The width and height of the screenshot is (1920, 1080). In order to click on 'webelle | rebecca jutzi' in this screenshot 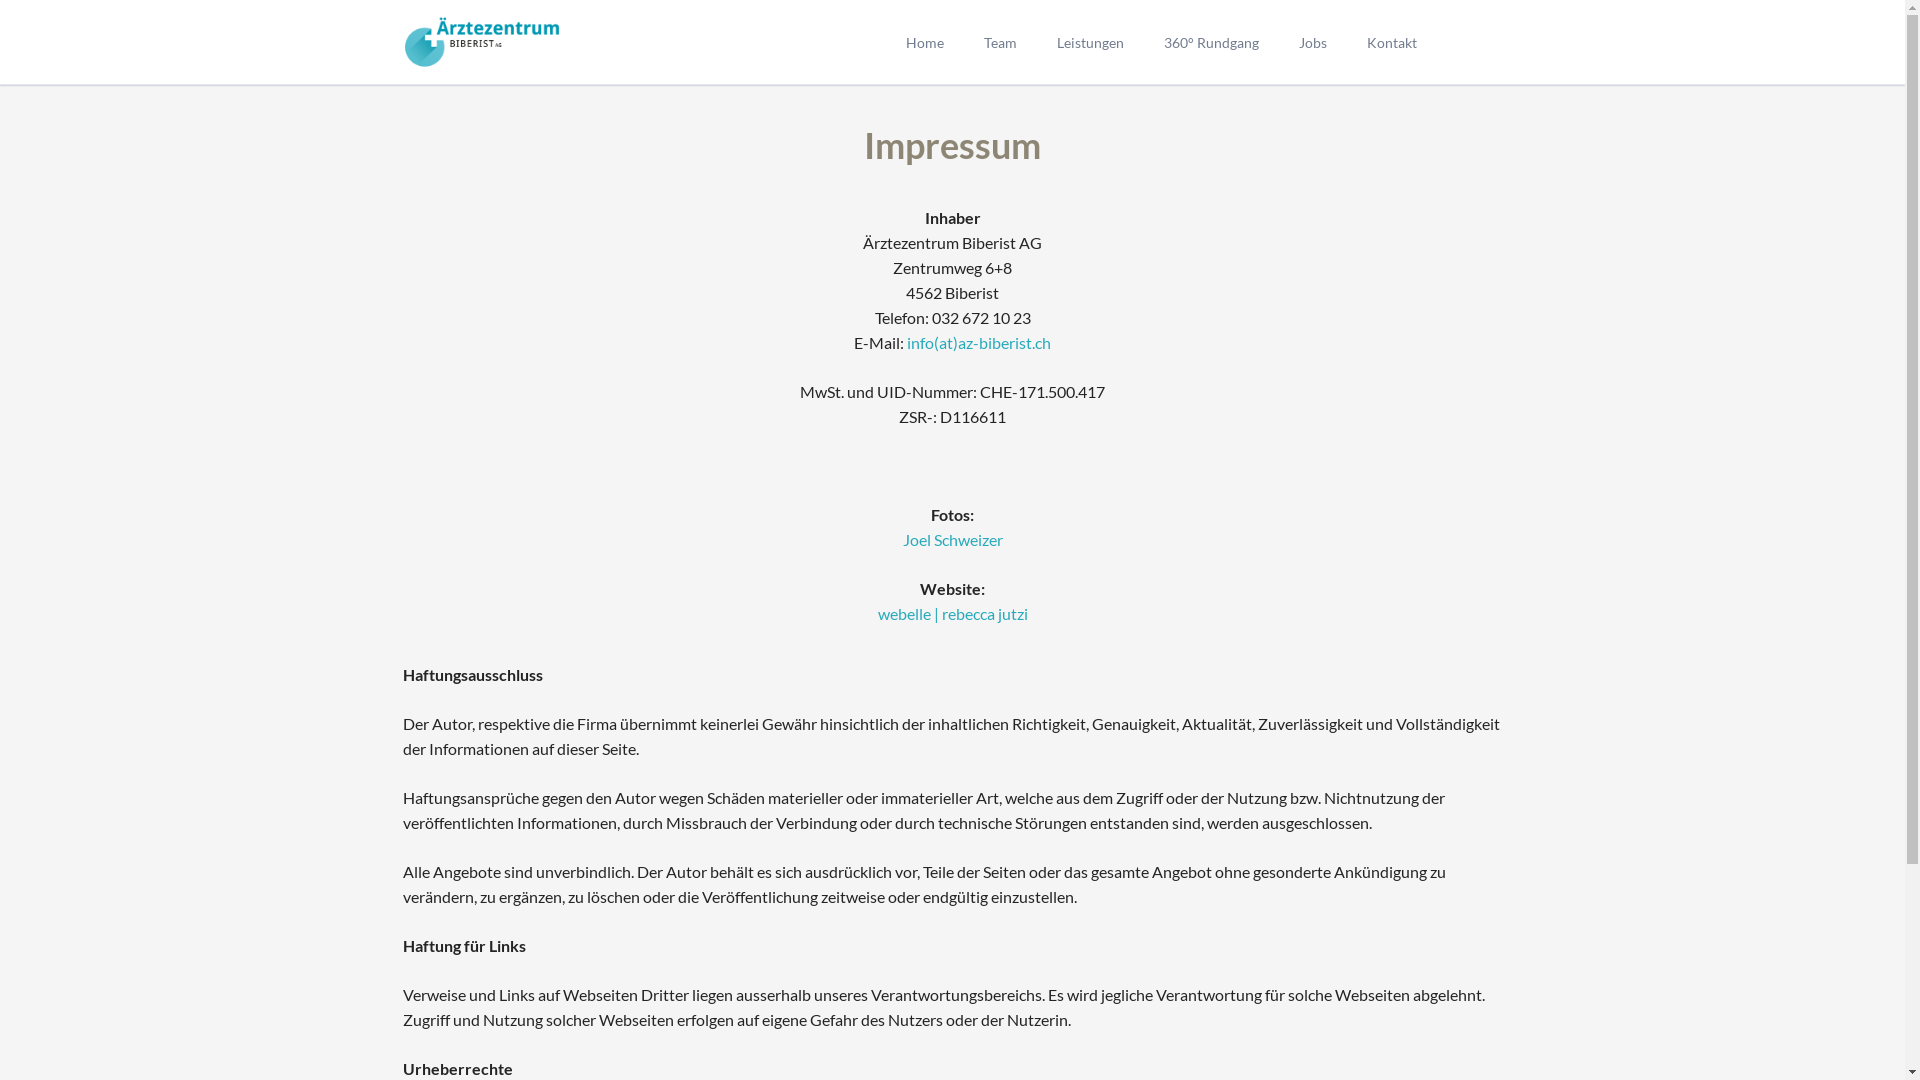, I will do `click(952, 612)`.